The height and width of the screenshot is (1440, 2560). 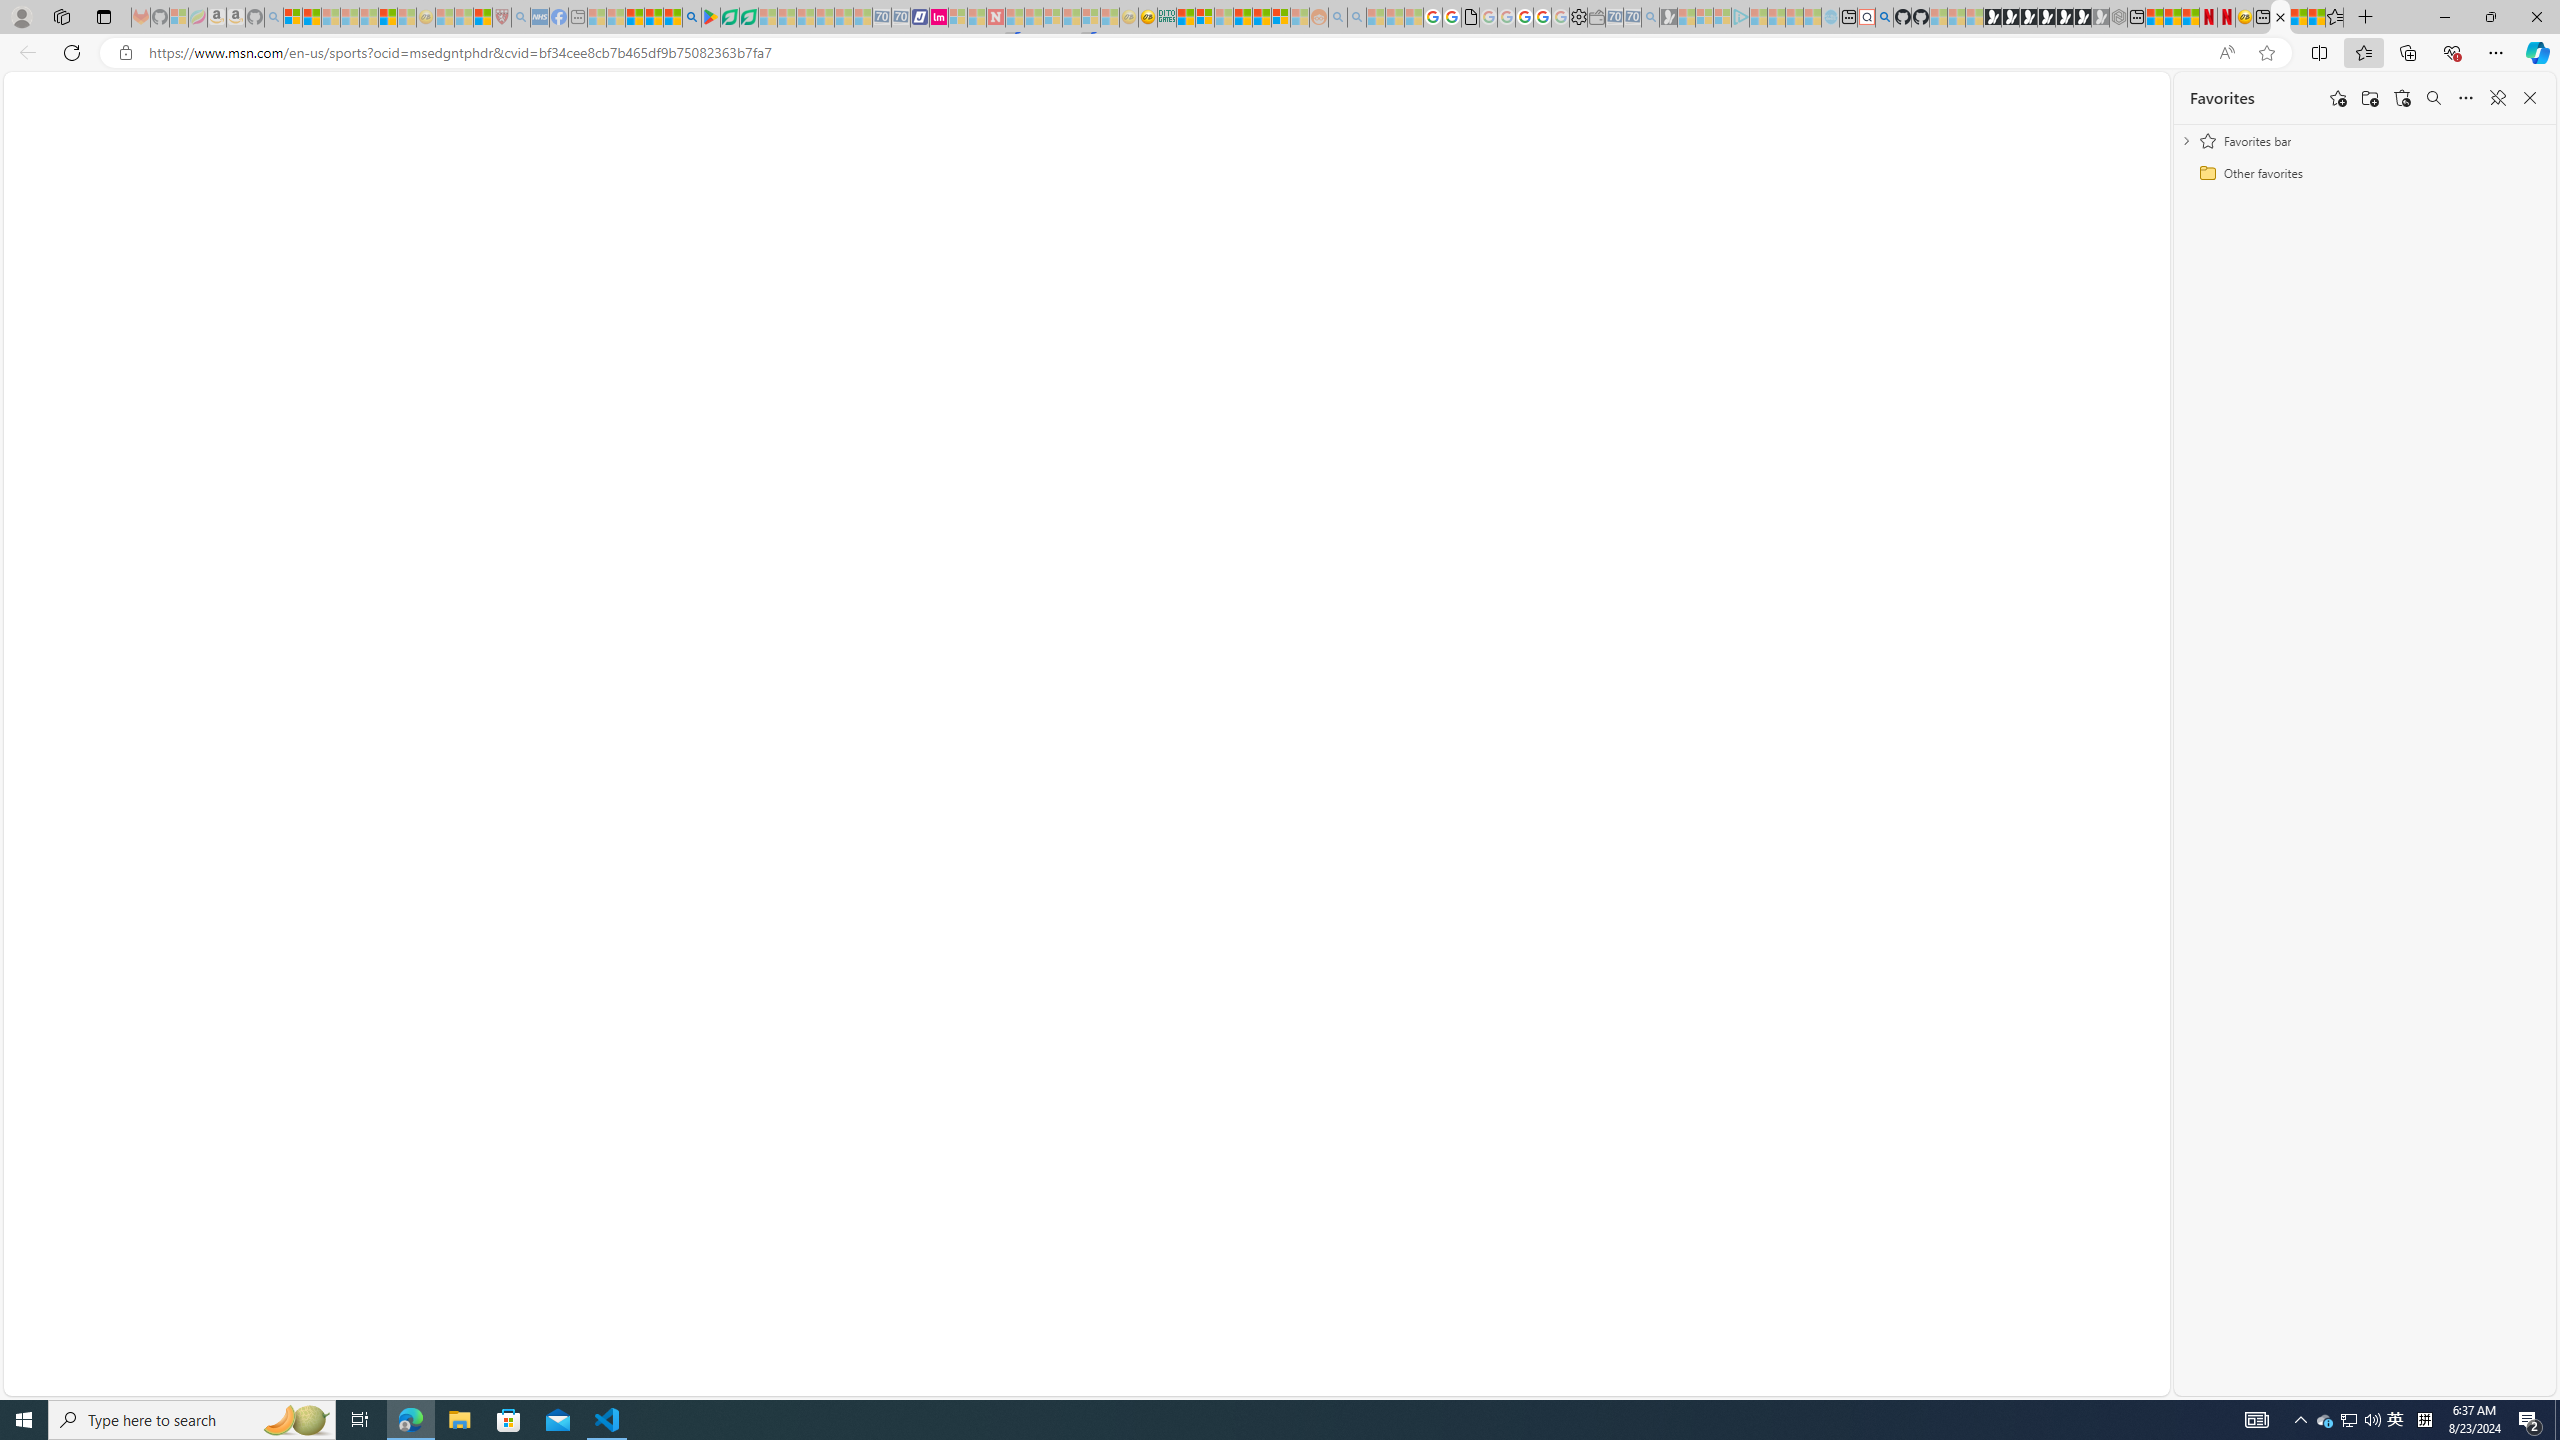 I want to click on 'Jobs - lastminute.com Investor Portal', so click(x=938, y=16).